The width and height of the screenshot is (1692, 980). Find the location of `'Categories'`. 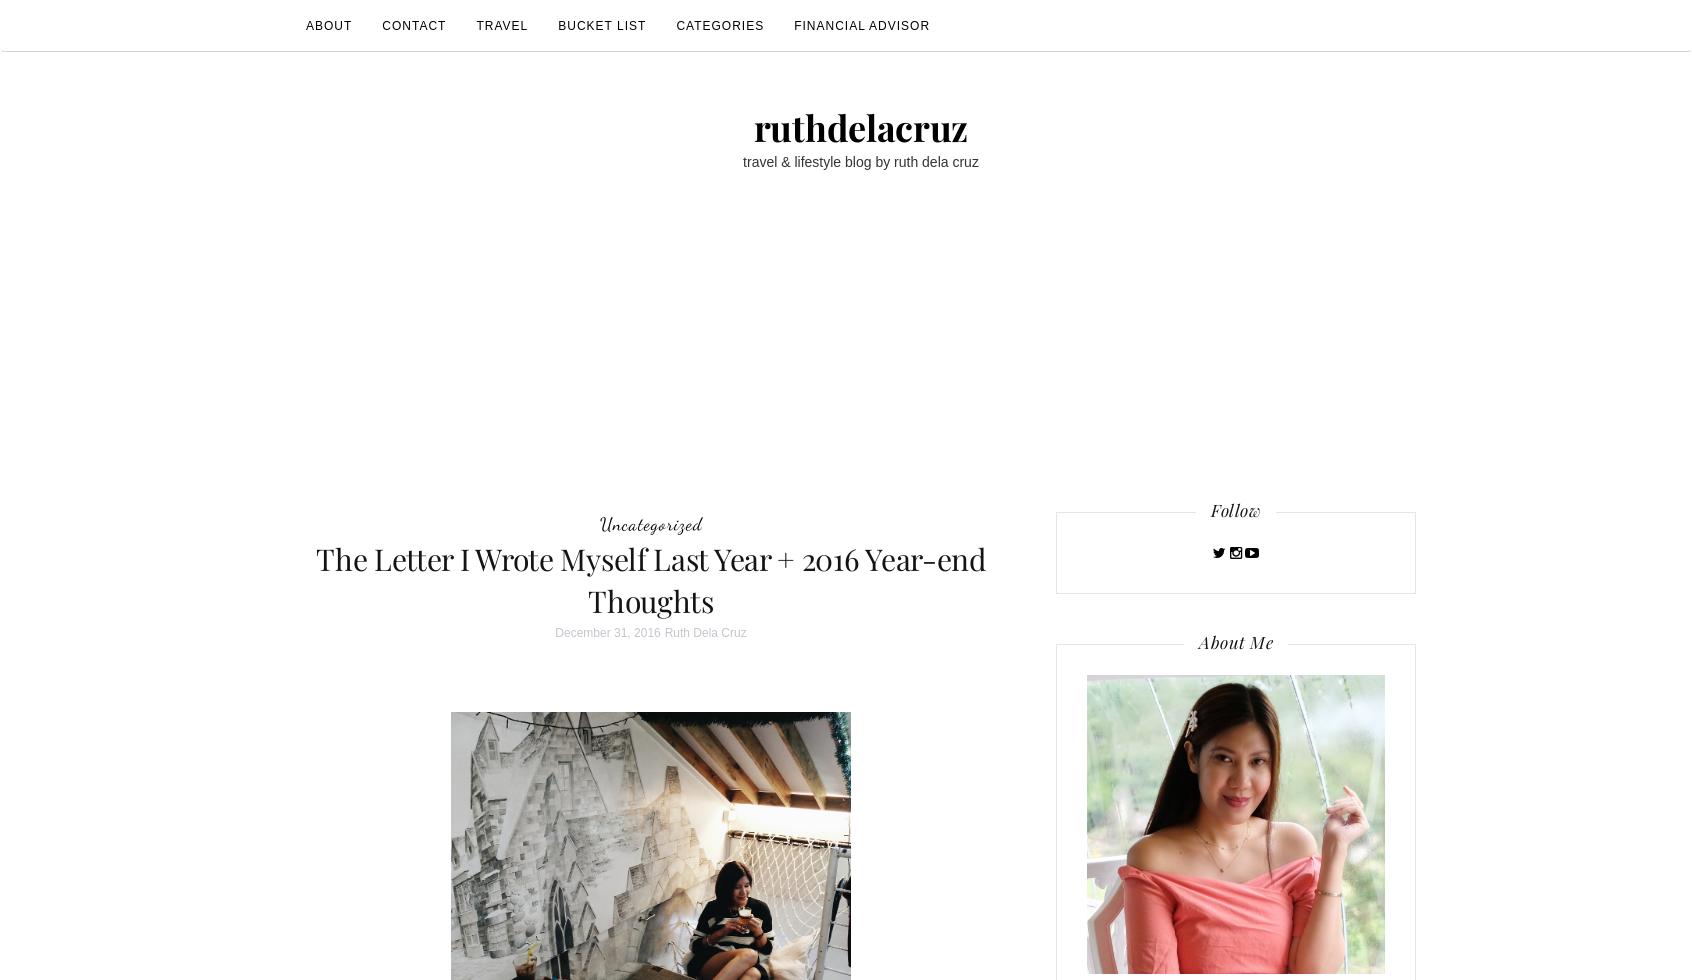

'Categories' is located at coordinates (718, 25).